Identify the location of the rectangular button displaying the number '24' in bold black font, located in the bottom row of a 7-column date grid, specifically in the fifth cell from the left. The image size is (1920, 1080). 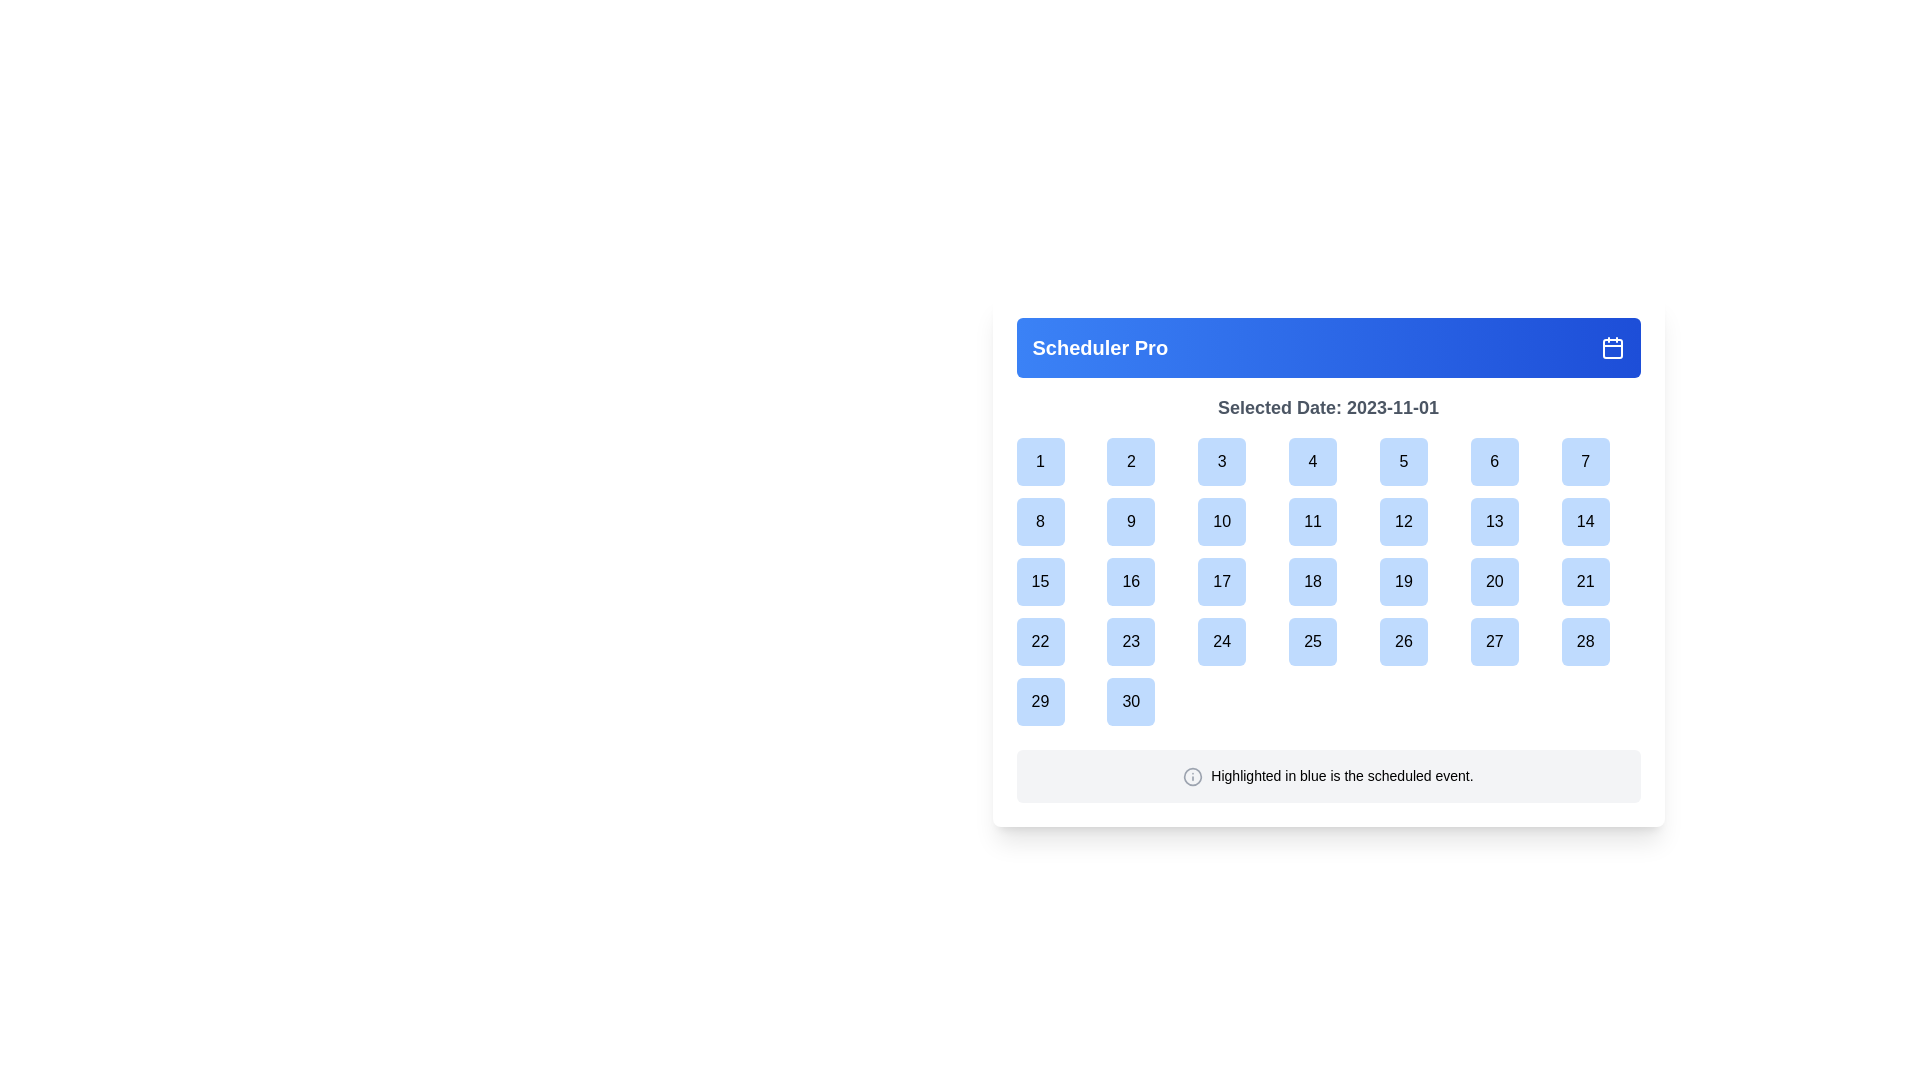
(1236, 641).